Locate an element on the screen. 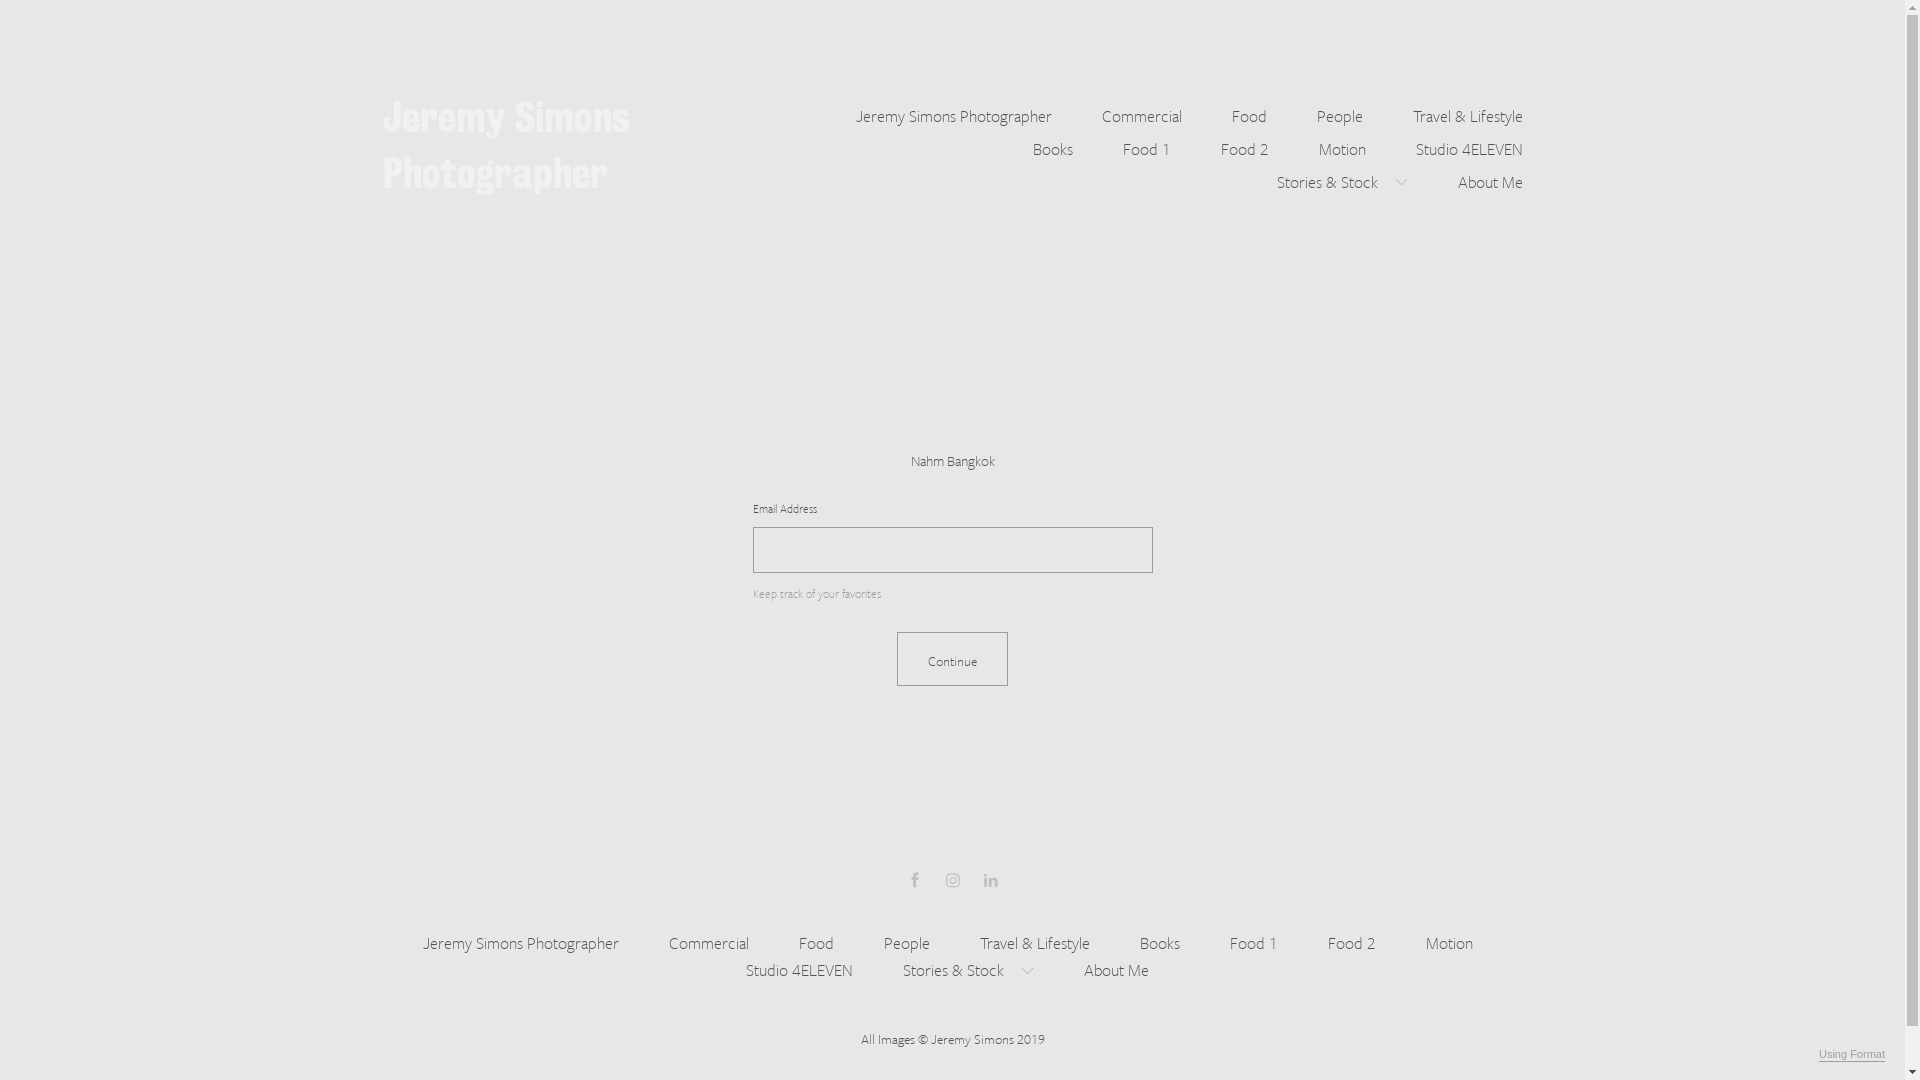 Image resolution: width=1920 pixels, height=1080 pixels. 'About Me' is located at coordinates (1115, 966).